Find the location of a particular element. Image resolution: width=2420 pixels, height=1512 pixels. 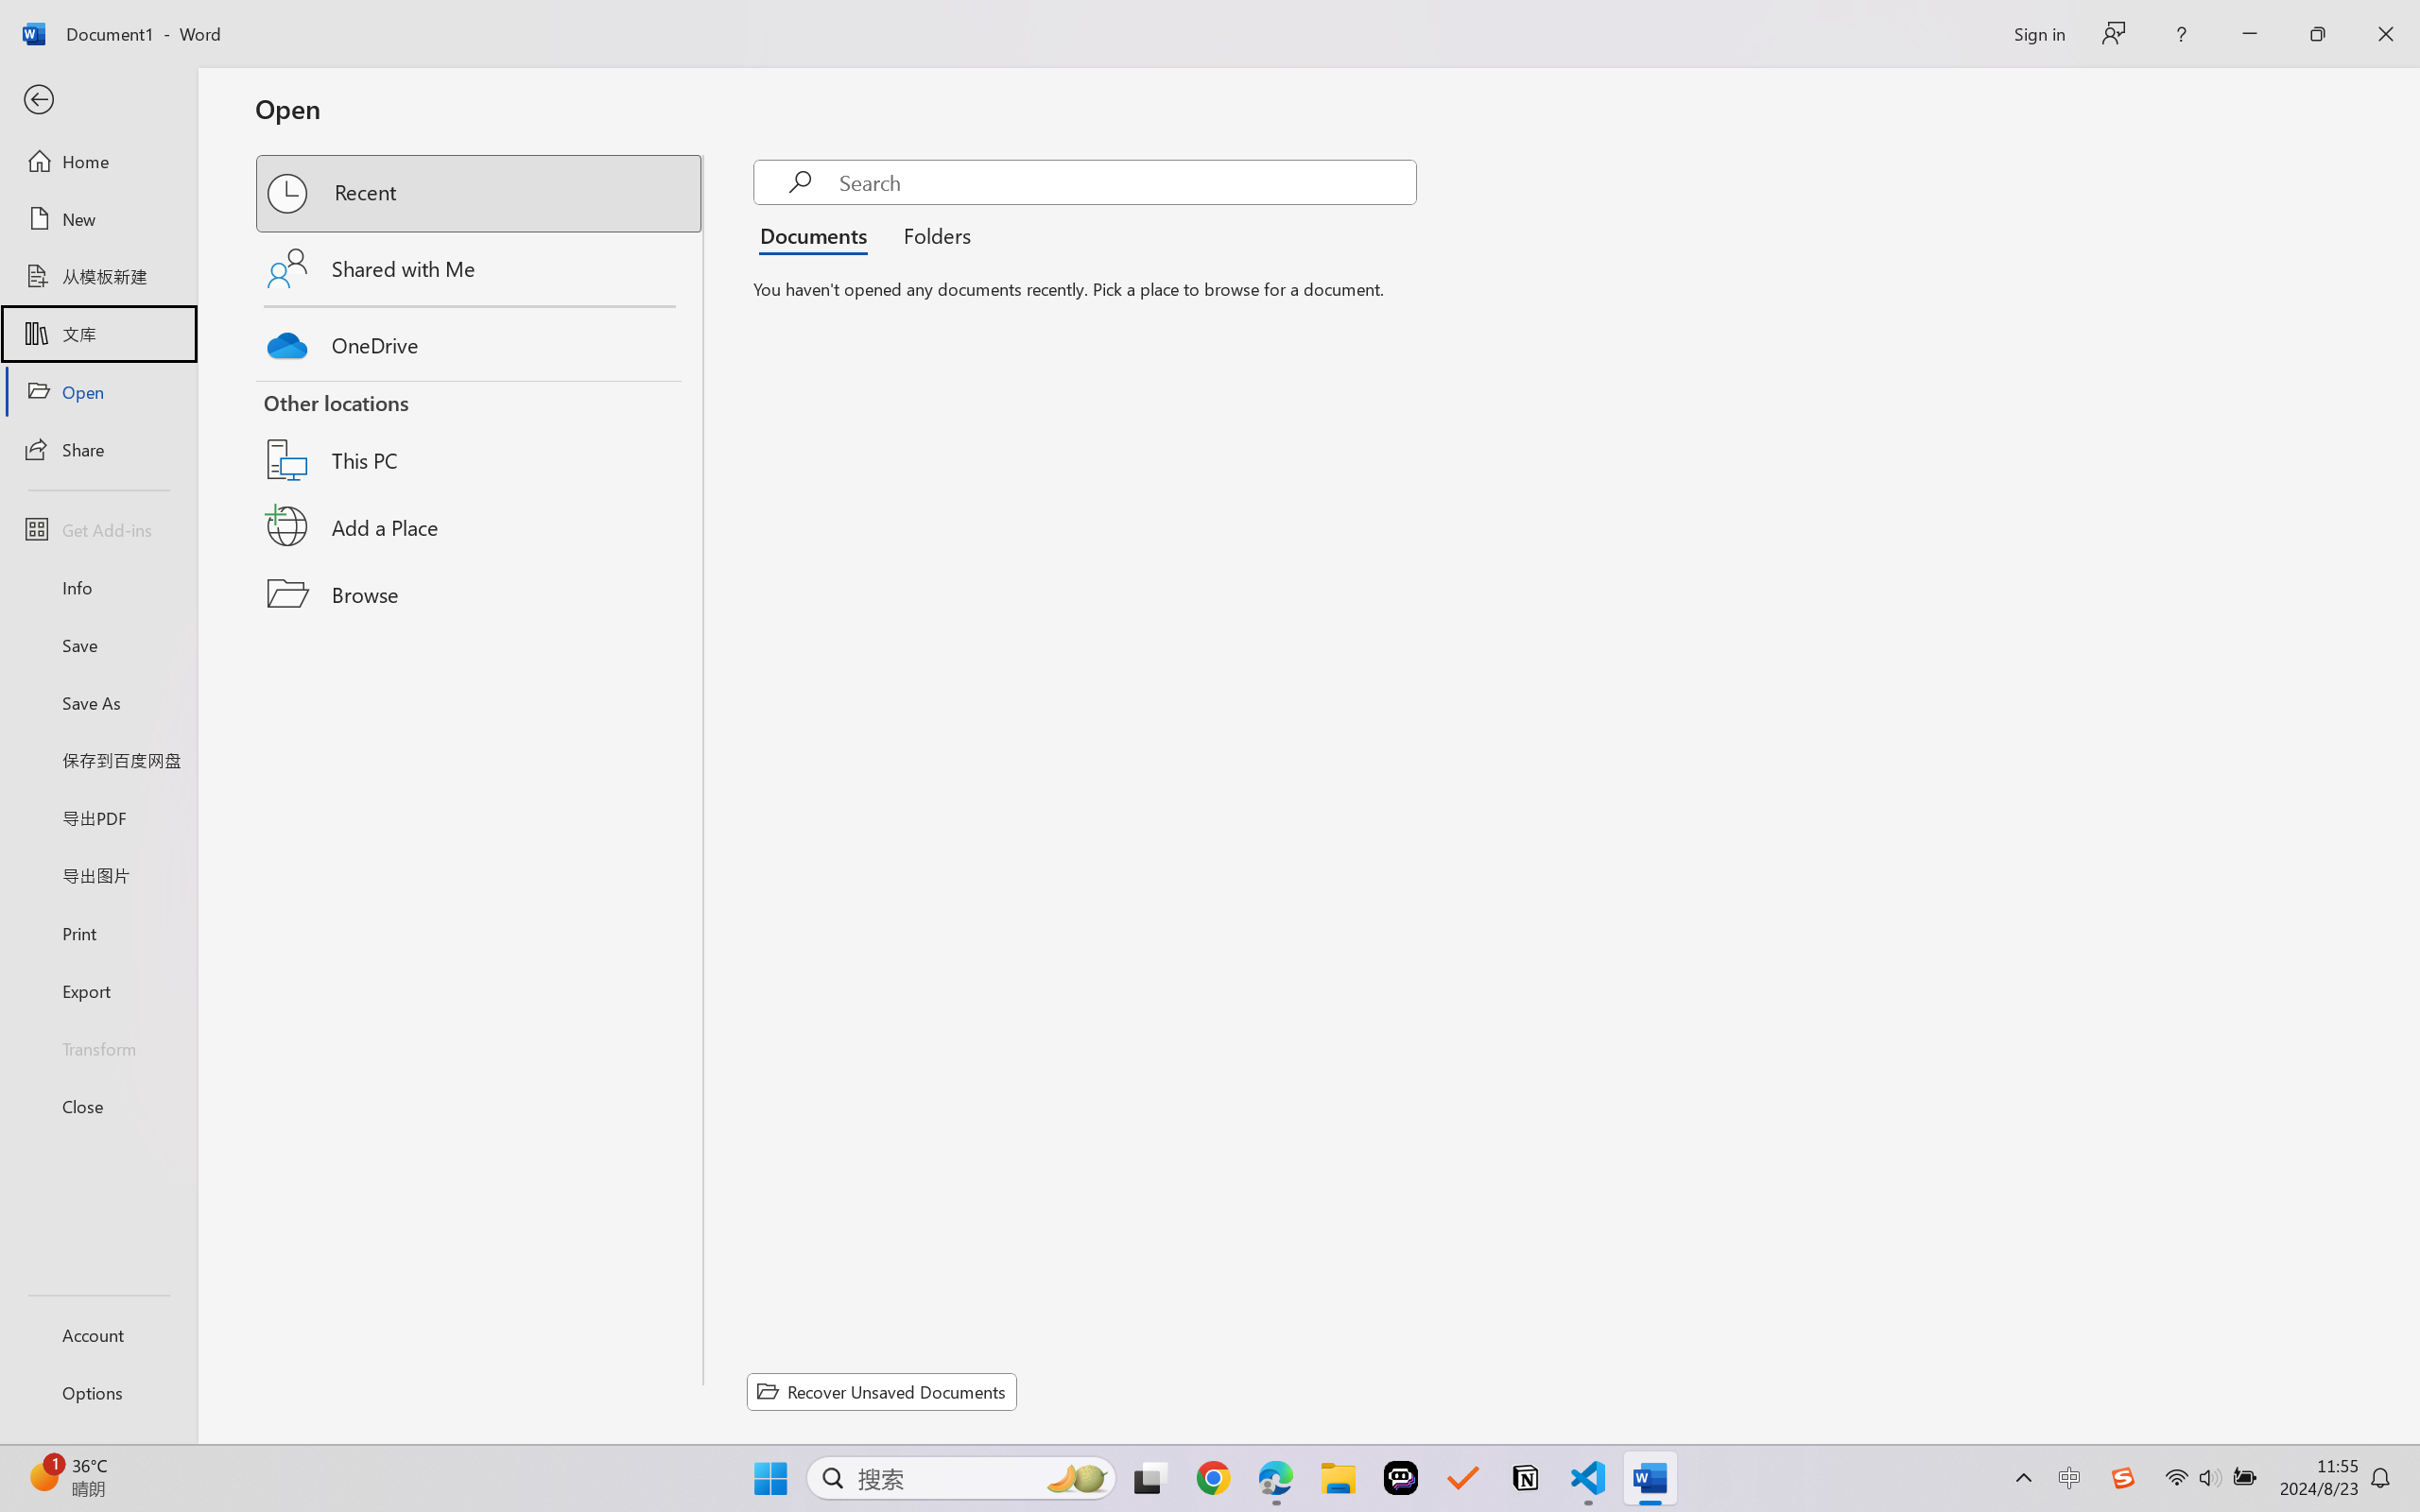

'New' is located at coordinates (97, 217).